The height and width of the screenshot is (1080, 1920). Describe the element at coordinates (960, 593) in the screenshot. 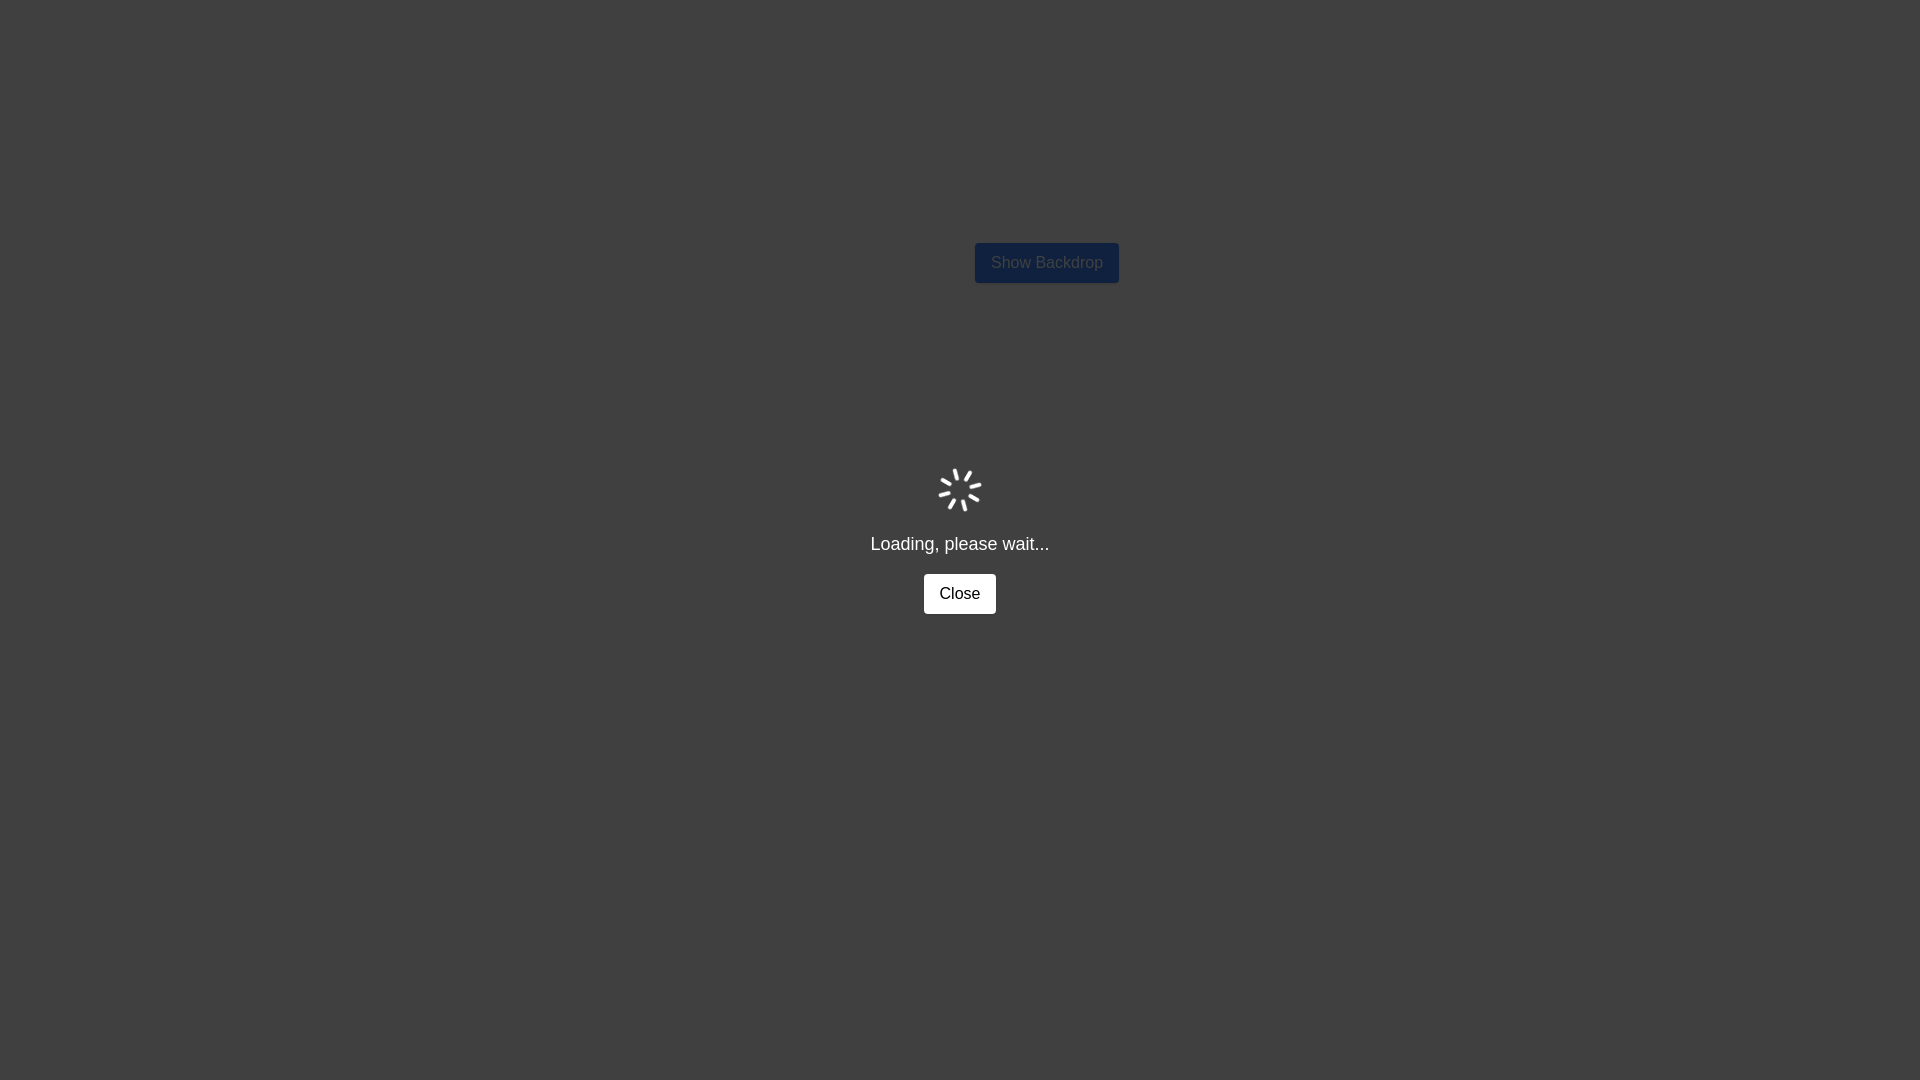

I see `the close button located at the bottom center of the loading dialog to observe the shadow effect` at that location.